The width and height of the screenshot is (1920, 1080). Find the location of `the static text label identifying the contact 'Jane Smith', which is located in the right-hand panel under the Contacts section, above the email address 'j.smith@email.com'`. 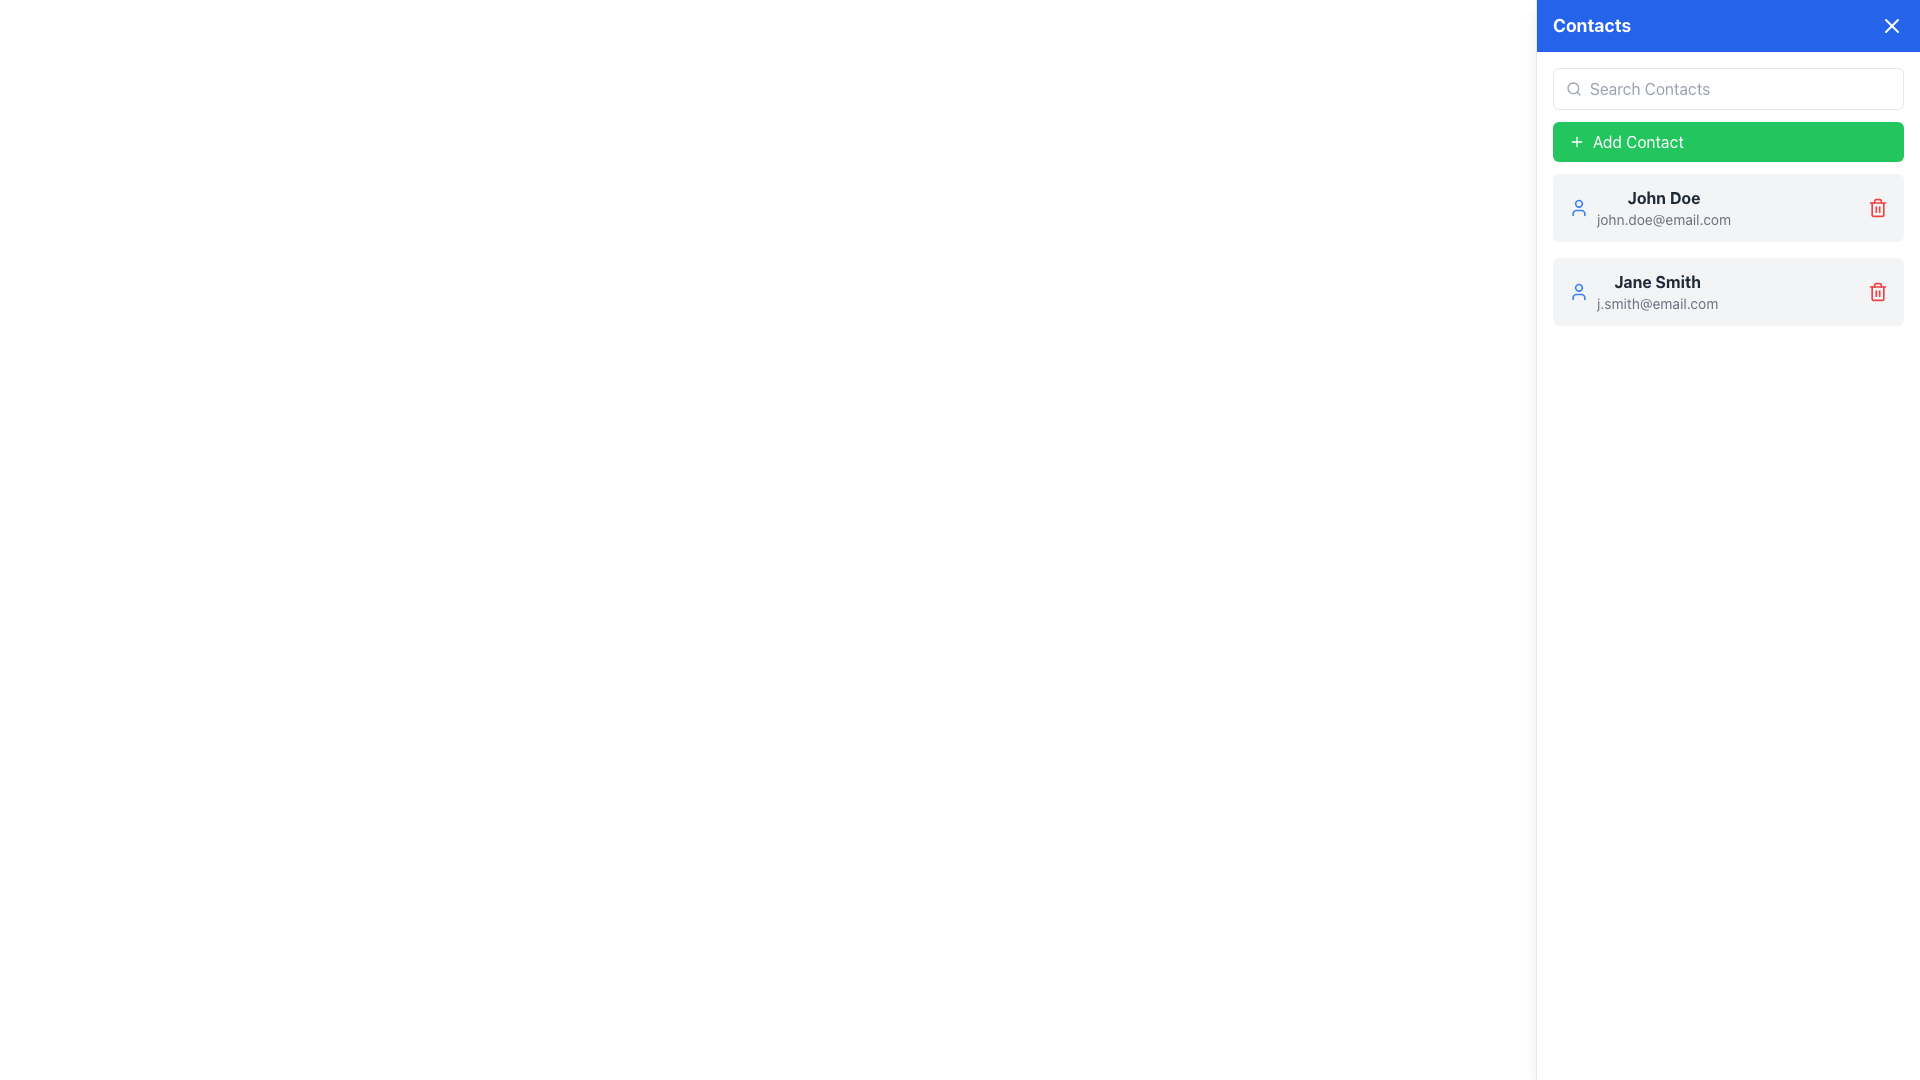

the static text label identifying the contact 'Jane Smith', which is located in the right-hand panel under the Contacts section, above the email address 'j.smith@email.com' is located at coordinates (1657, 281).